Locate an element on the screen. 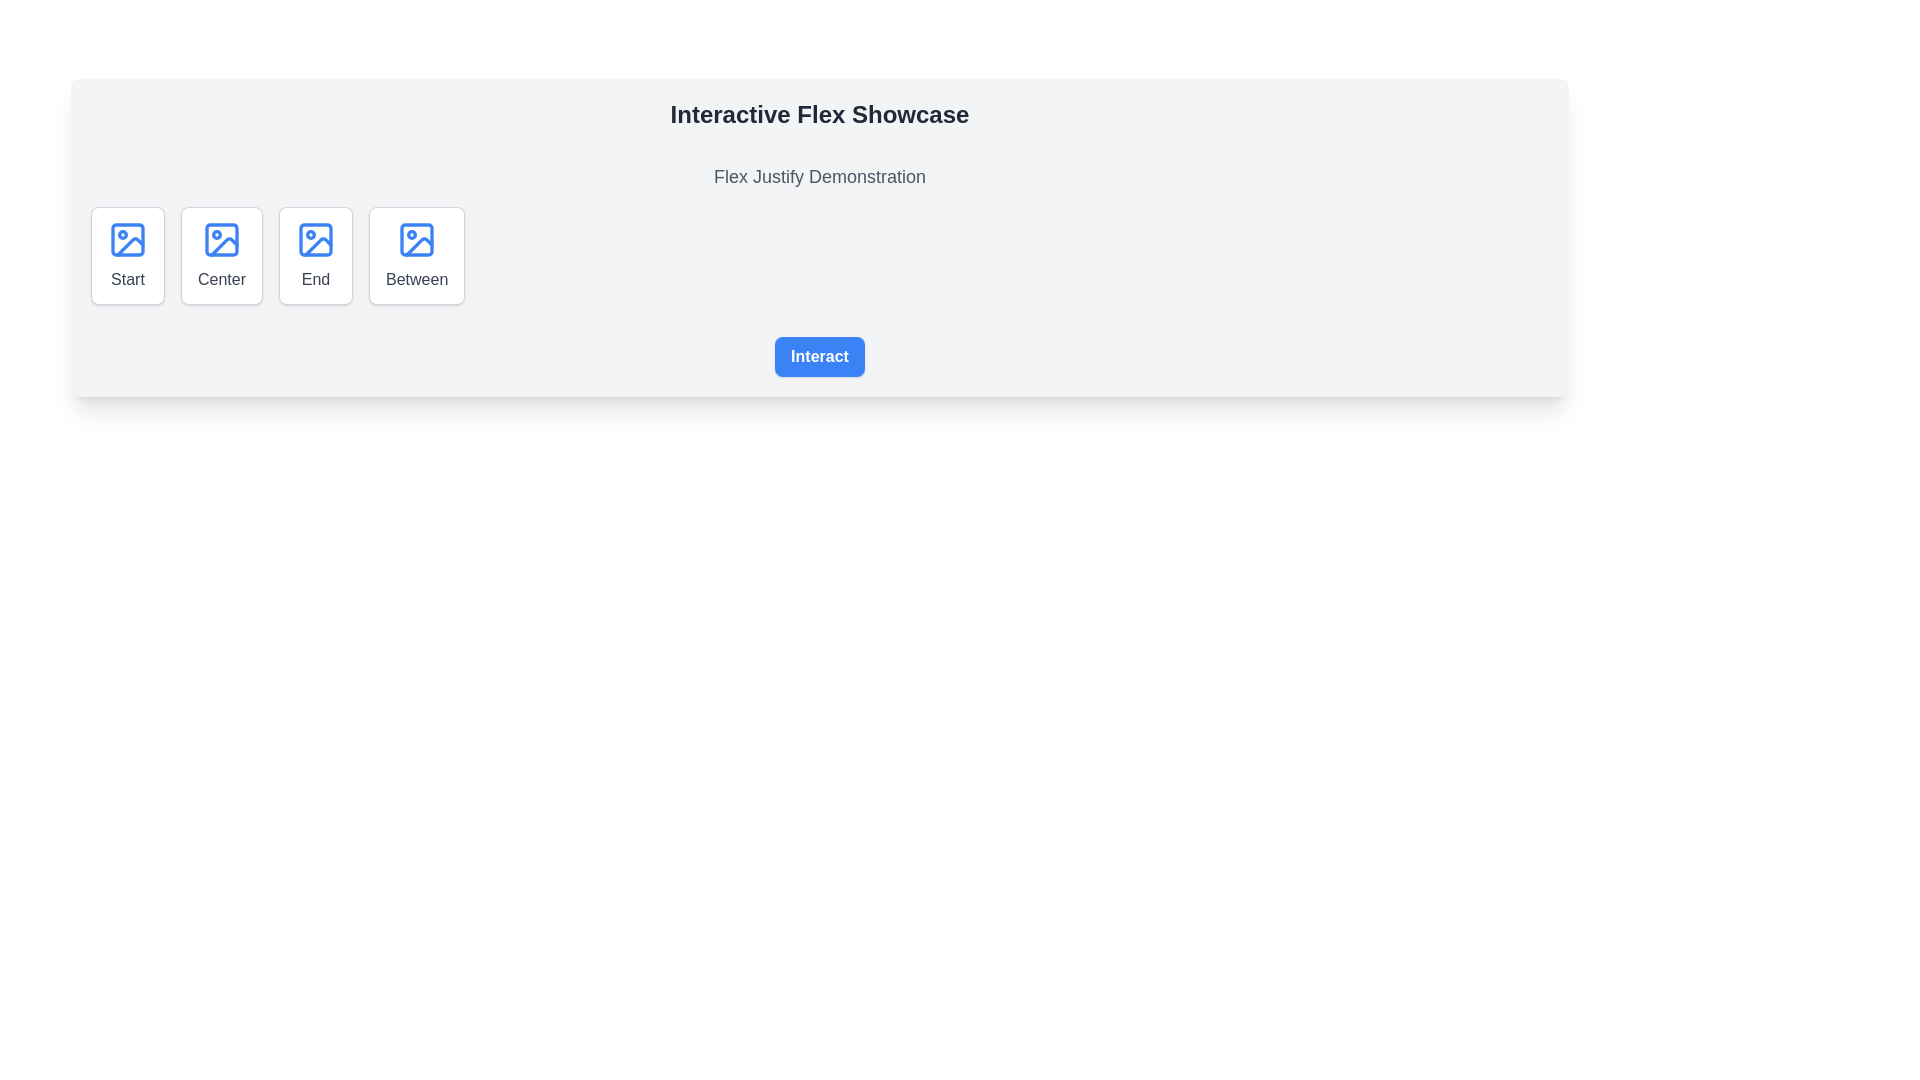  the icon in the top left section of the button component labeled 'Start', which represents the action to initiate a process is located at coordinates (127, 238).